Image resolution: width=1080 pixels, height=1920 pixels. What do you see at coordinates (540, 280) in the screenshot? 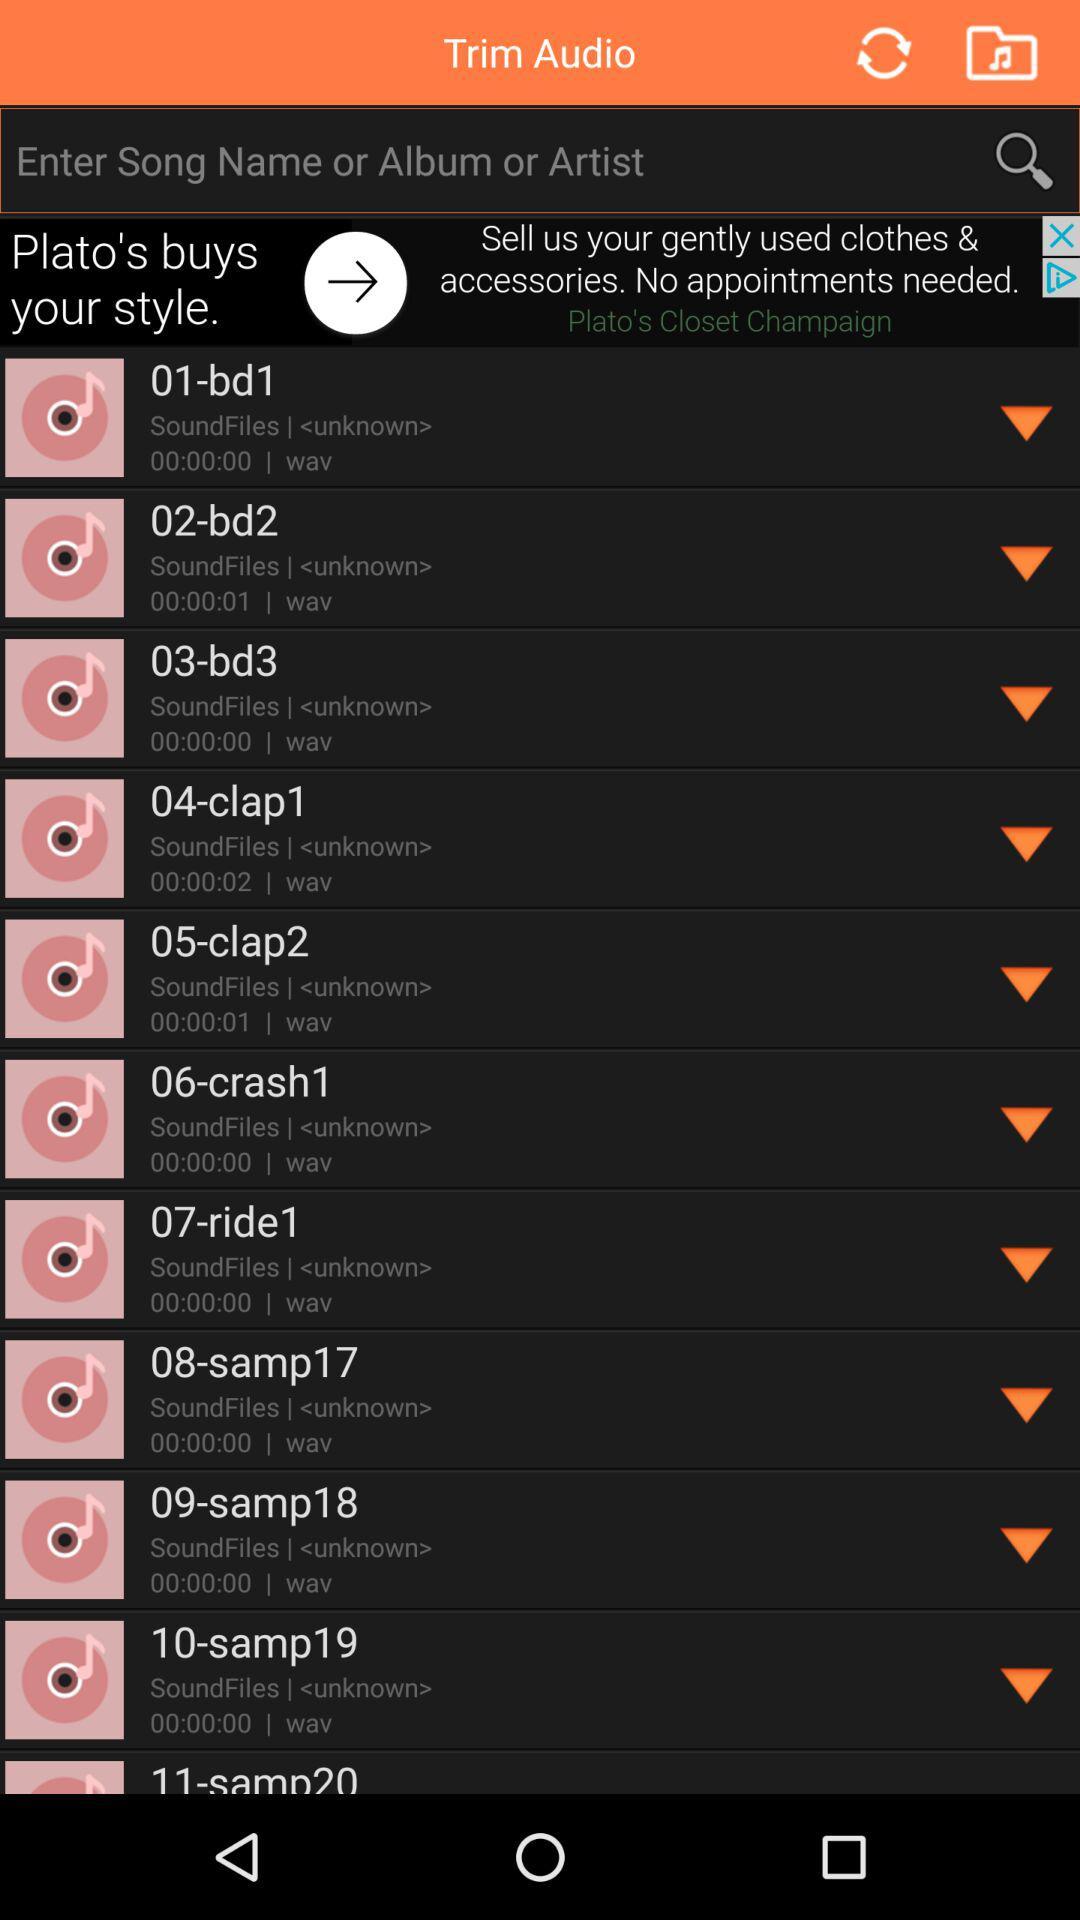
I see `advertisements are notbohering us` at bounding box center [540, 280].